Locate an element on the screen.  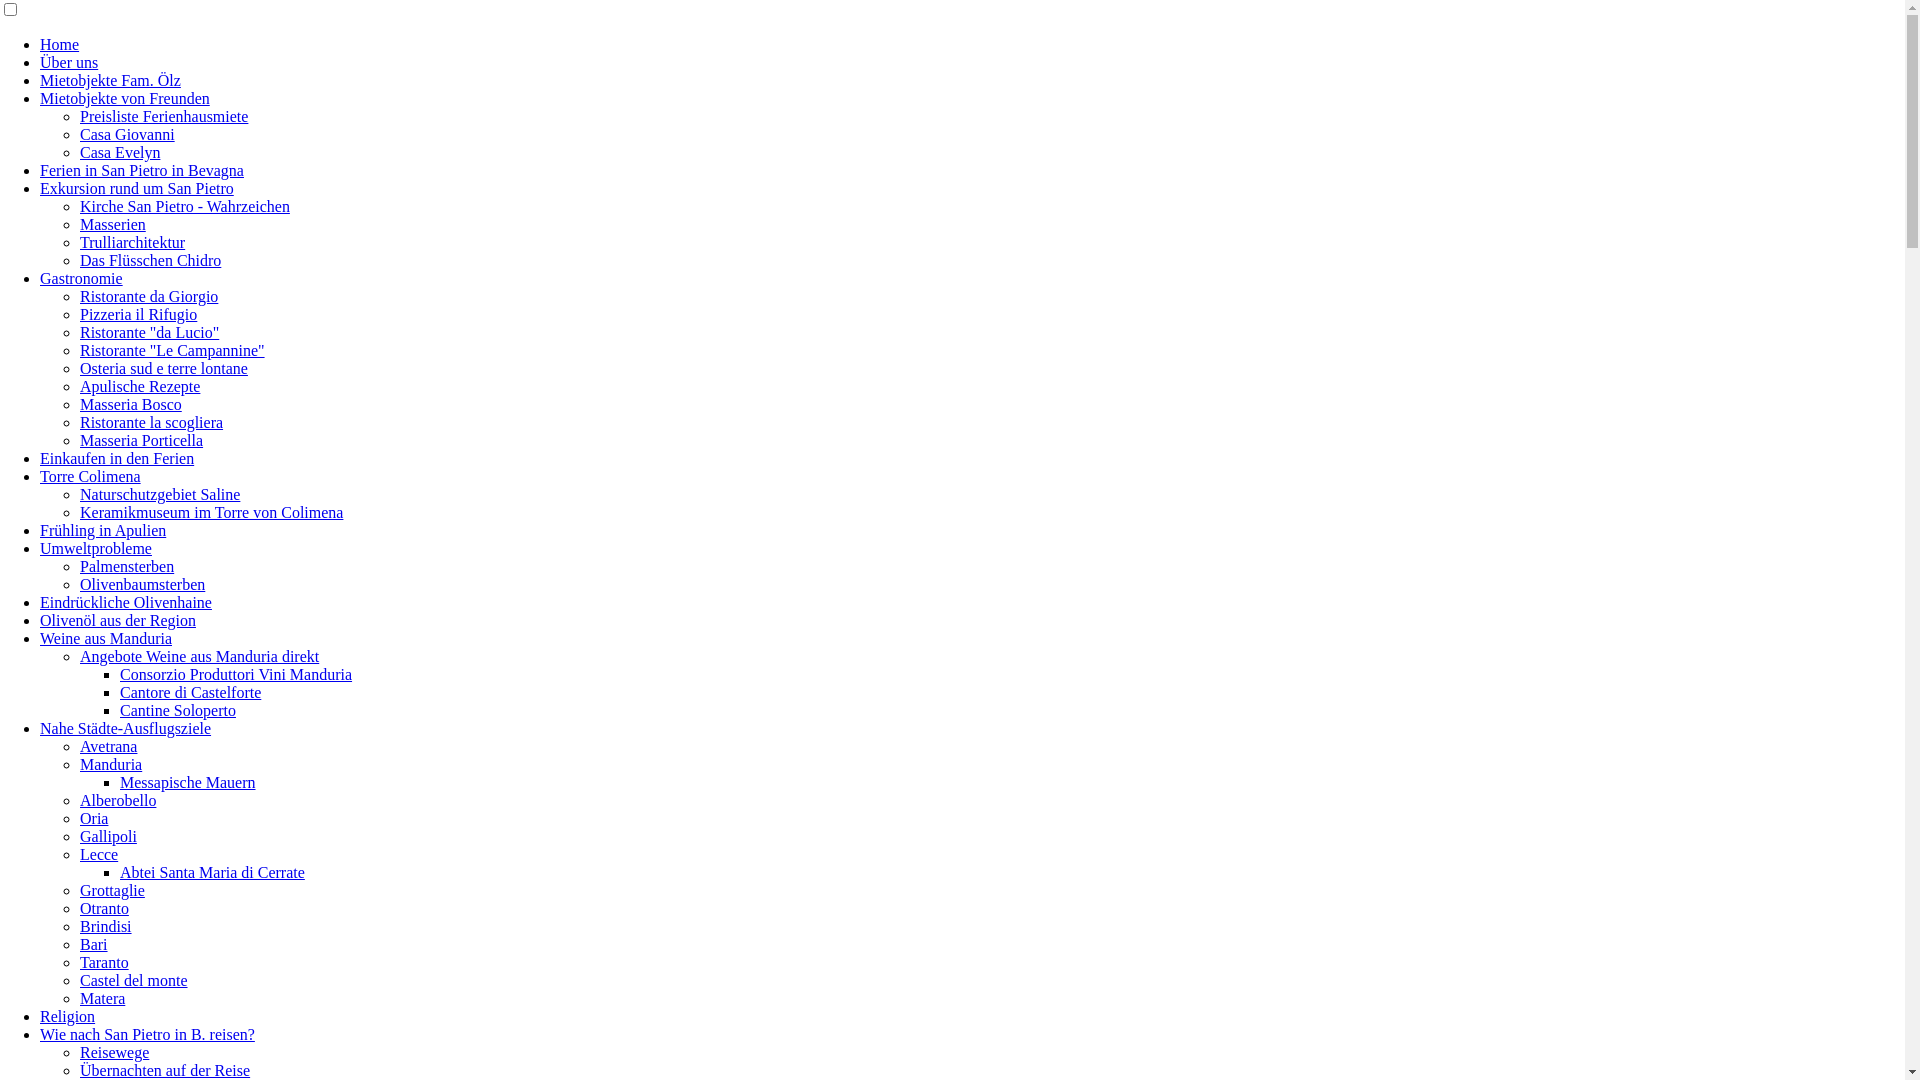
'Gallipoli' is located at coordinates (107, 836).